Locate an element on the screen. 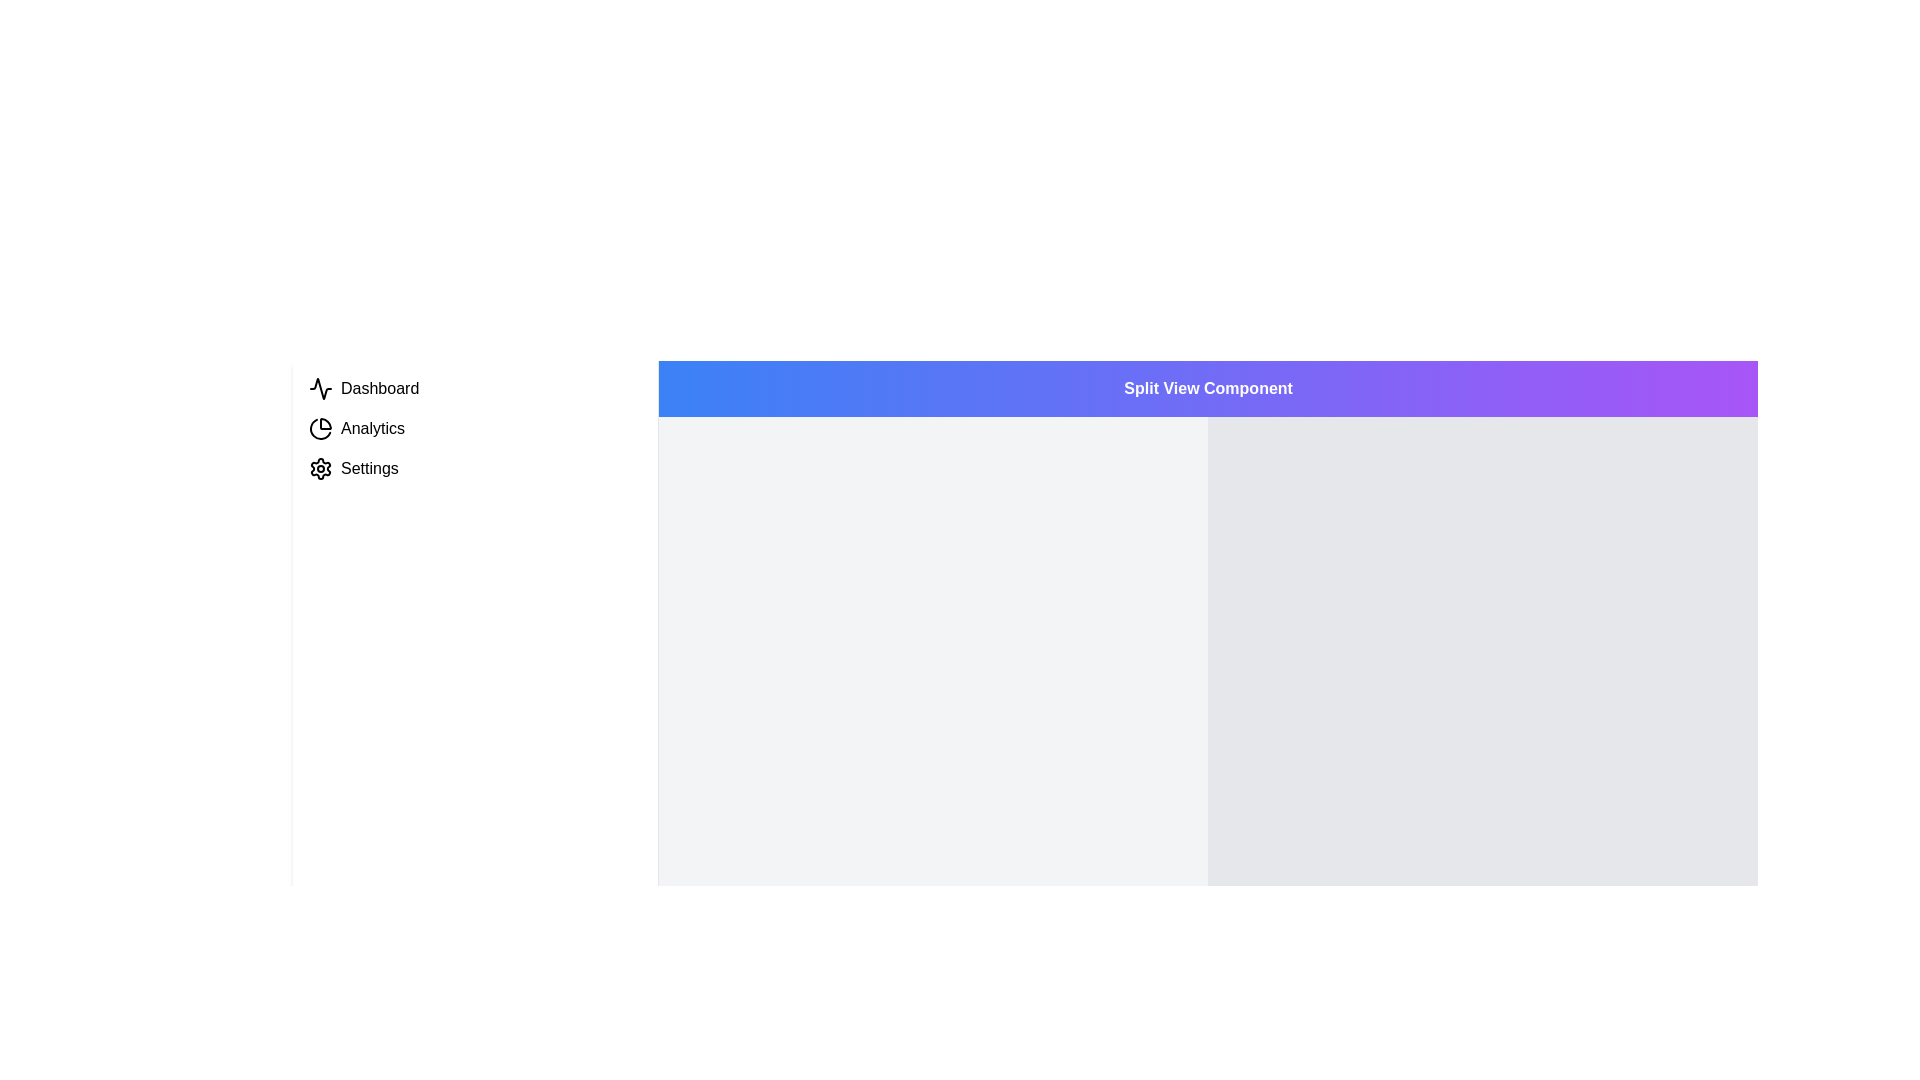  the second item in the vertical navigation list is located at coordinates (474, 427).